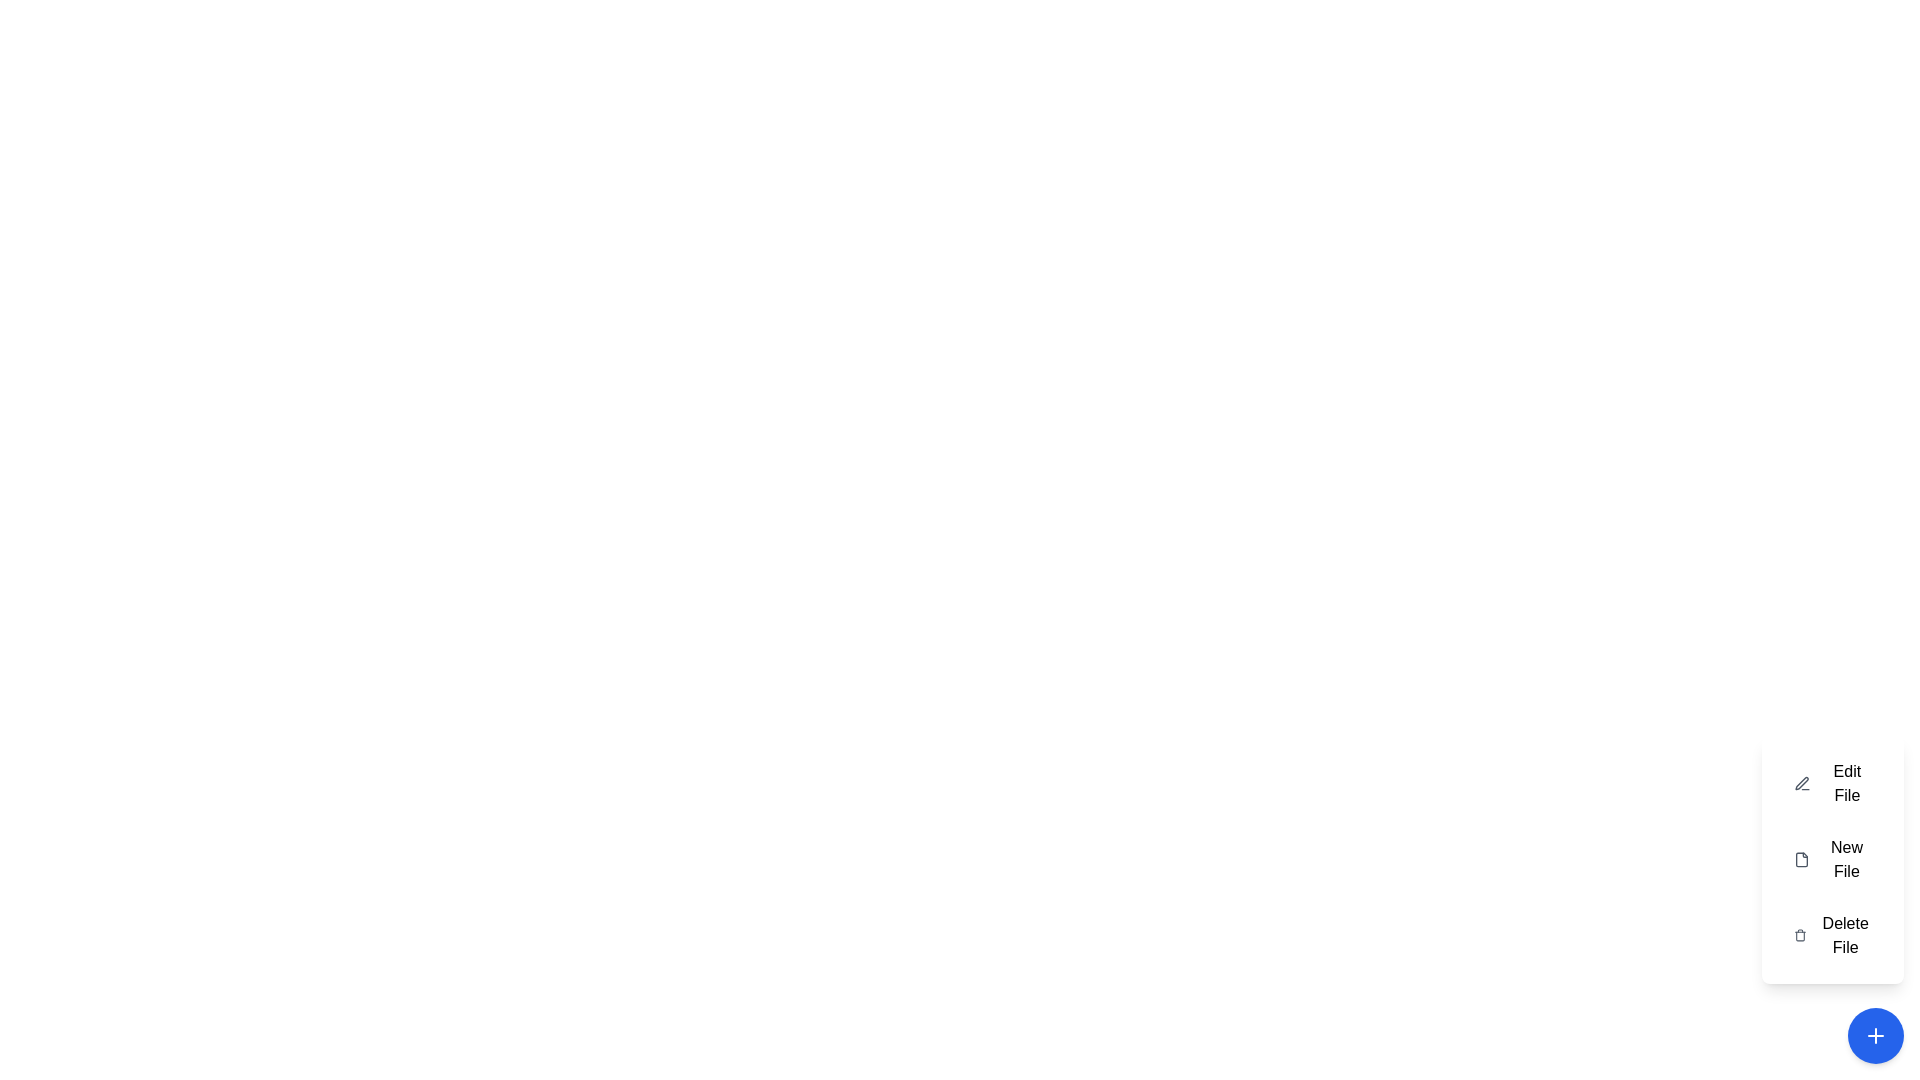 The image size is (1920, 1080). What do you see at coordinates (1832, 936) in the screenshot?
I see `the 'Delete File' button located in the vertical menu, which is the third item below 'Edit File' and 'New File'` at bounding box center [1832, 936].